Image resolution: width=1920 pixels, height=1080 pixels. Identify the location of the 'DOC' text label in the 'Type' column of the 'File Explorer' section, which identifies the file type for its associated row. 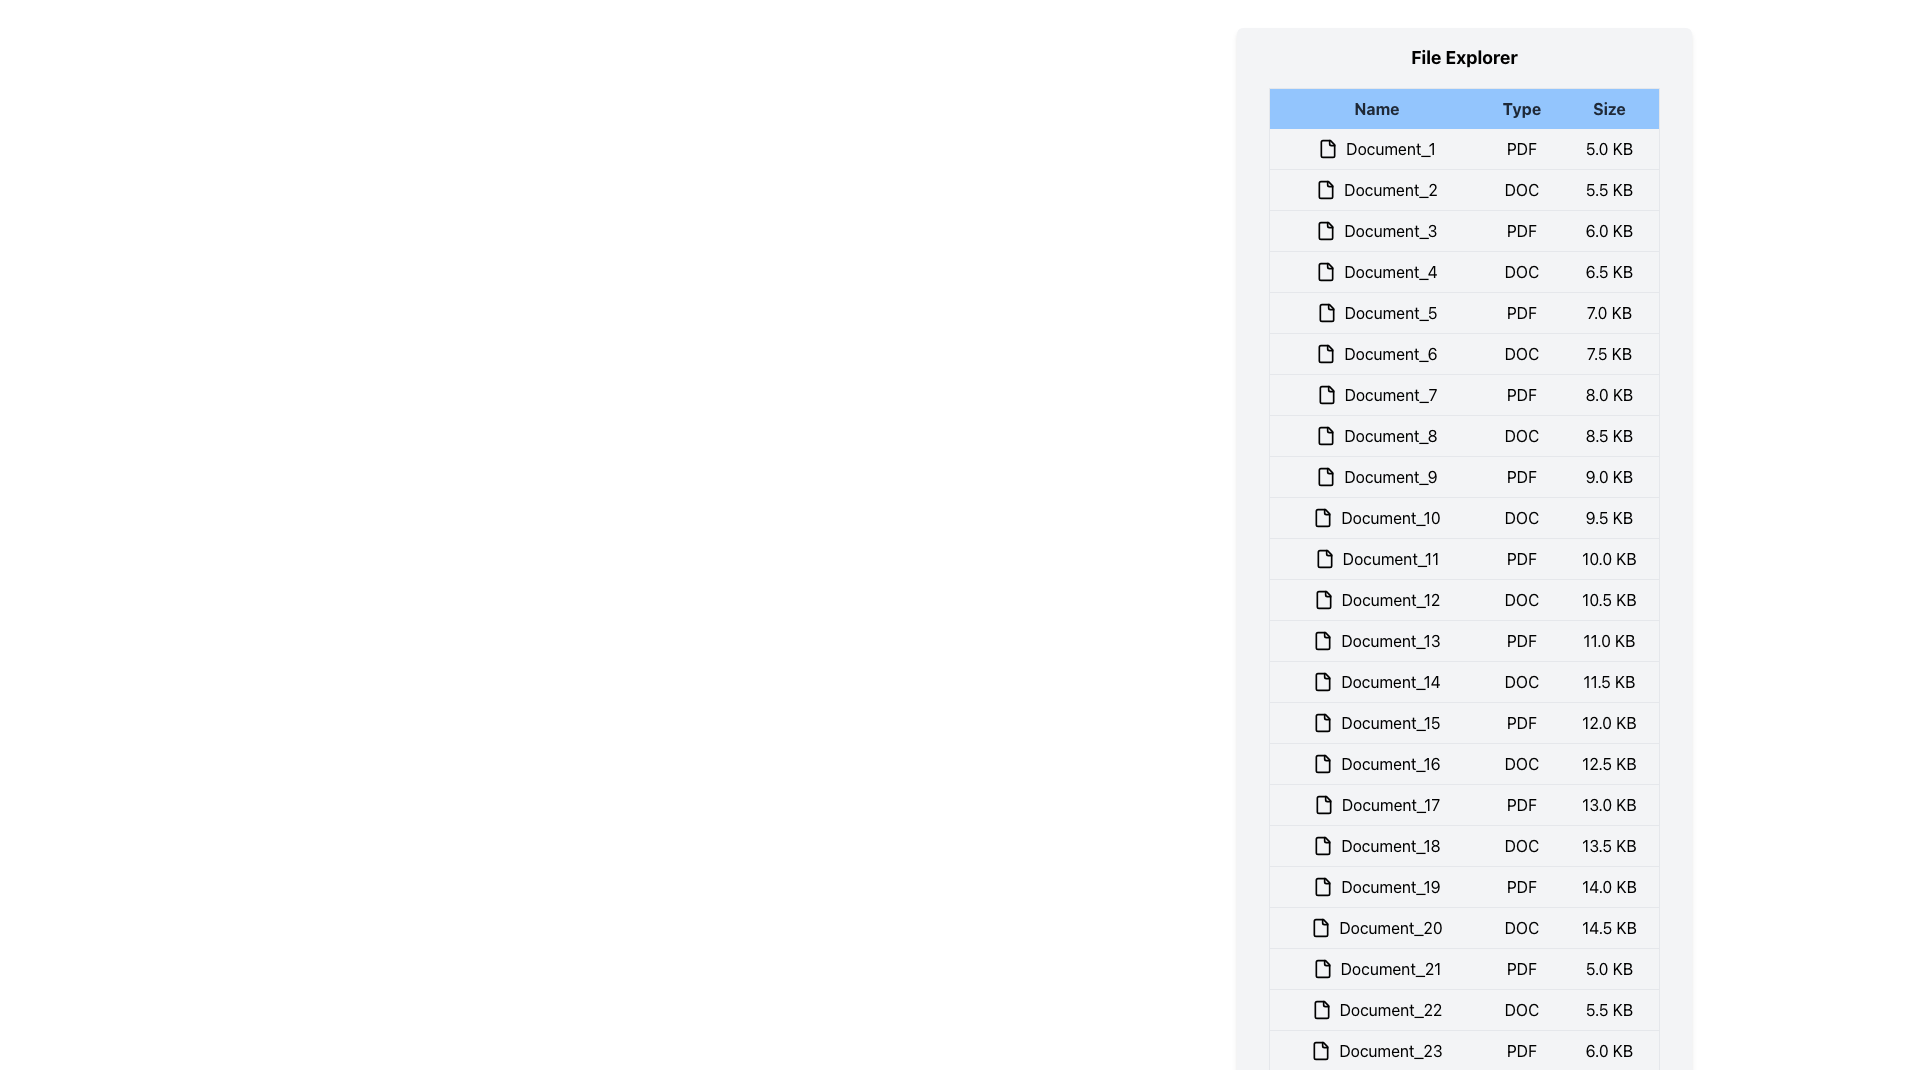
(1520, 189).